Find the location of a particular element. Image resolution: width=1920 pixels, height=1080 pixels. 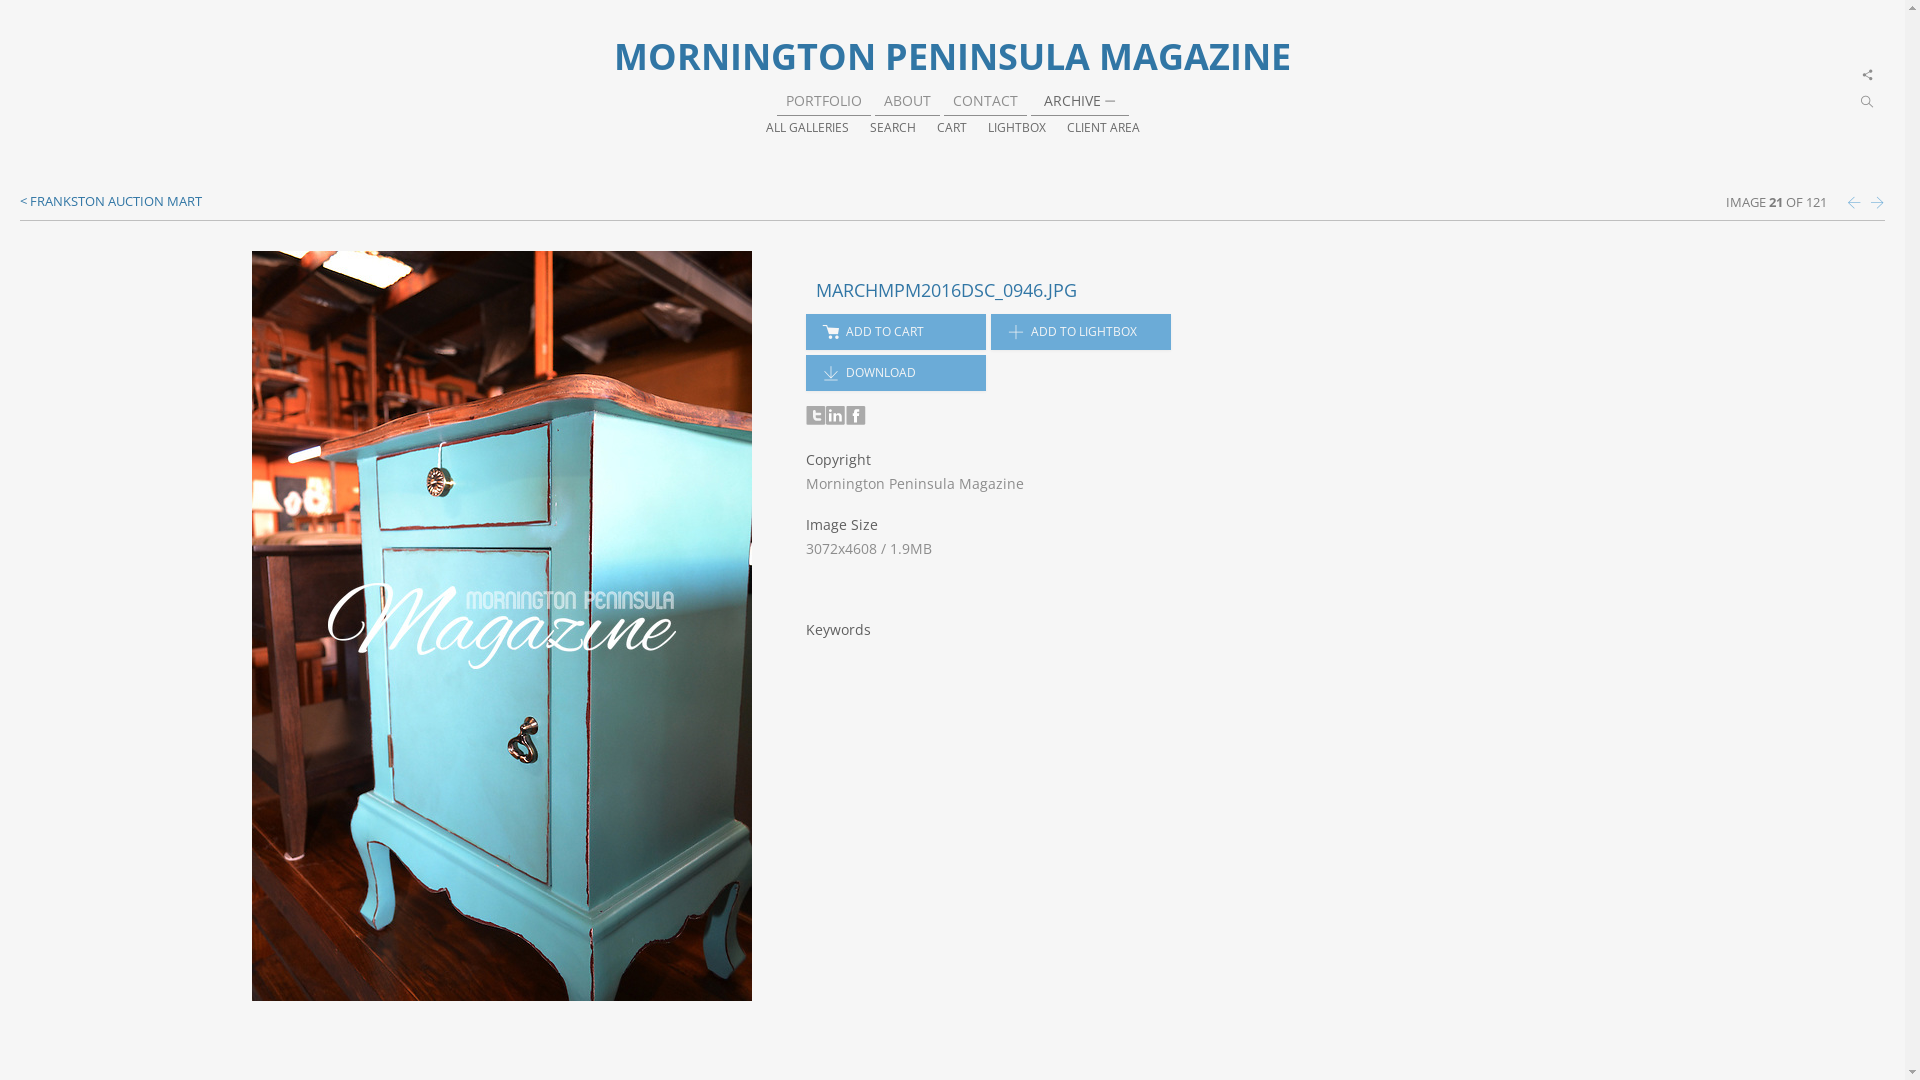

'DOWNLOAD' is located at coordinates (895, 373).